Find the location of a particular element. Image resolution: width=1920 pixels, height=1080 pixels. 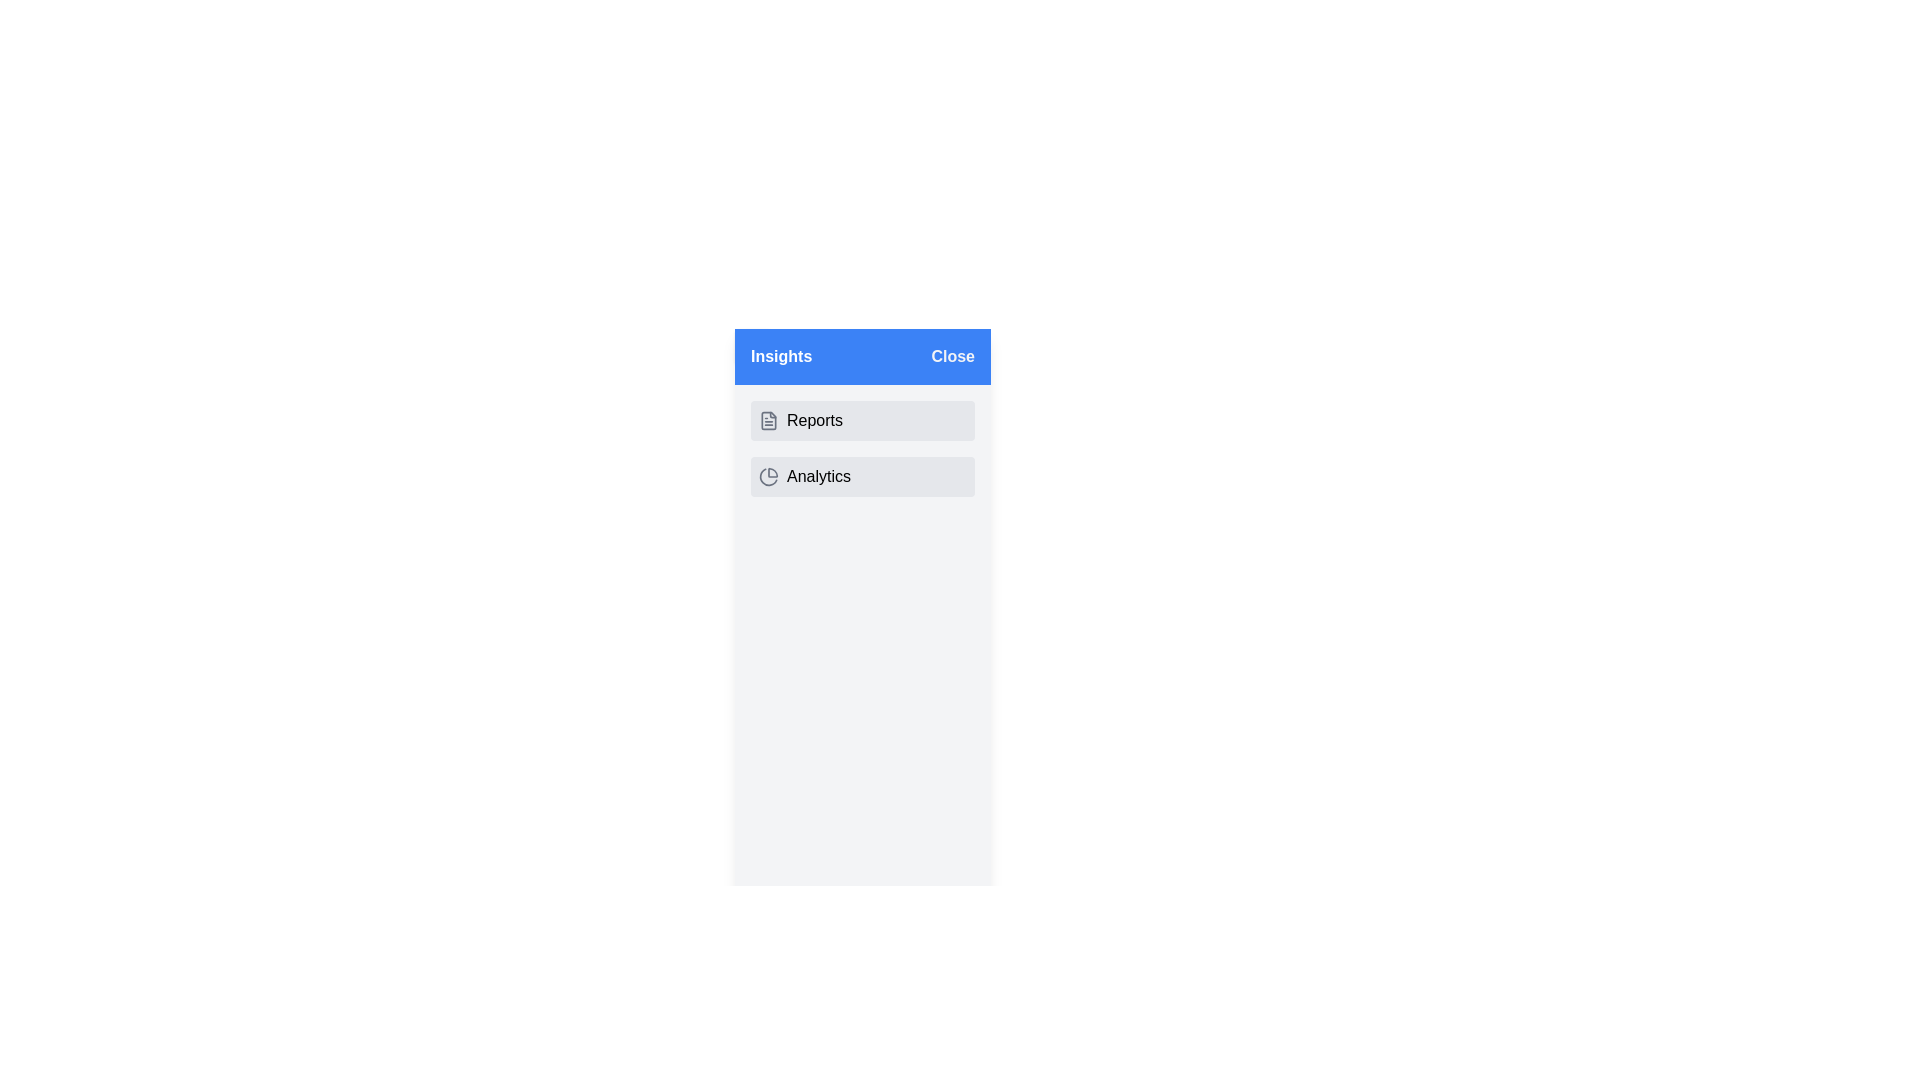

the 'Reports' text label located beneath the blue header bar is located at coordinates (815, 419).